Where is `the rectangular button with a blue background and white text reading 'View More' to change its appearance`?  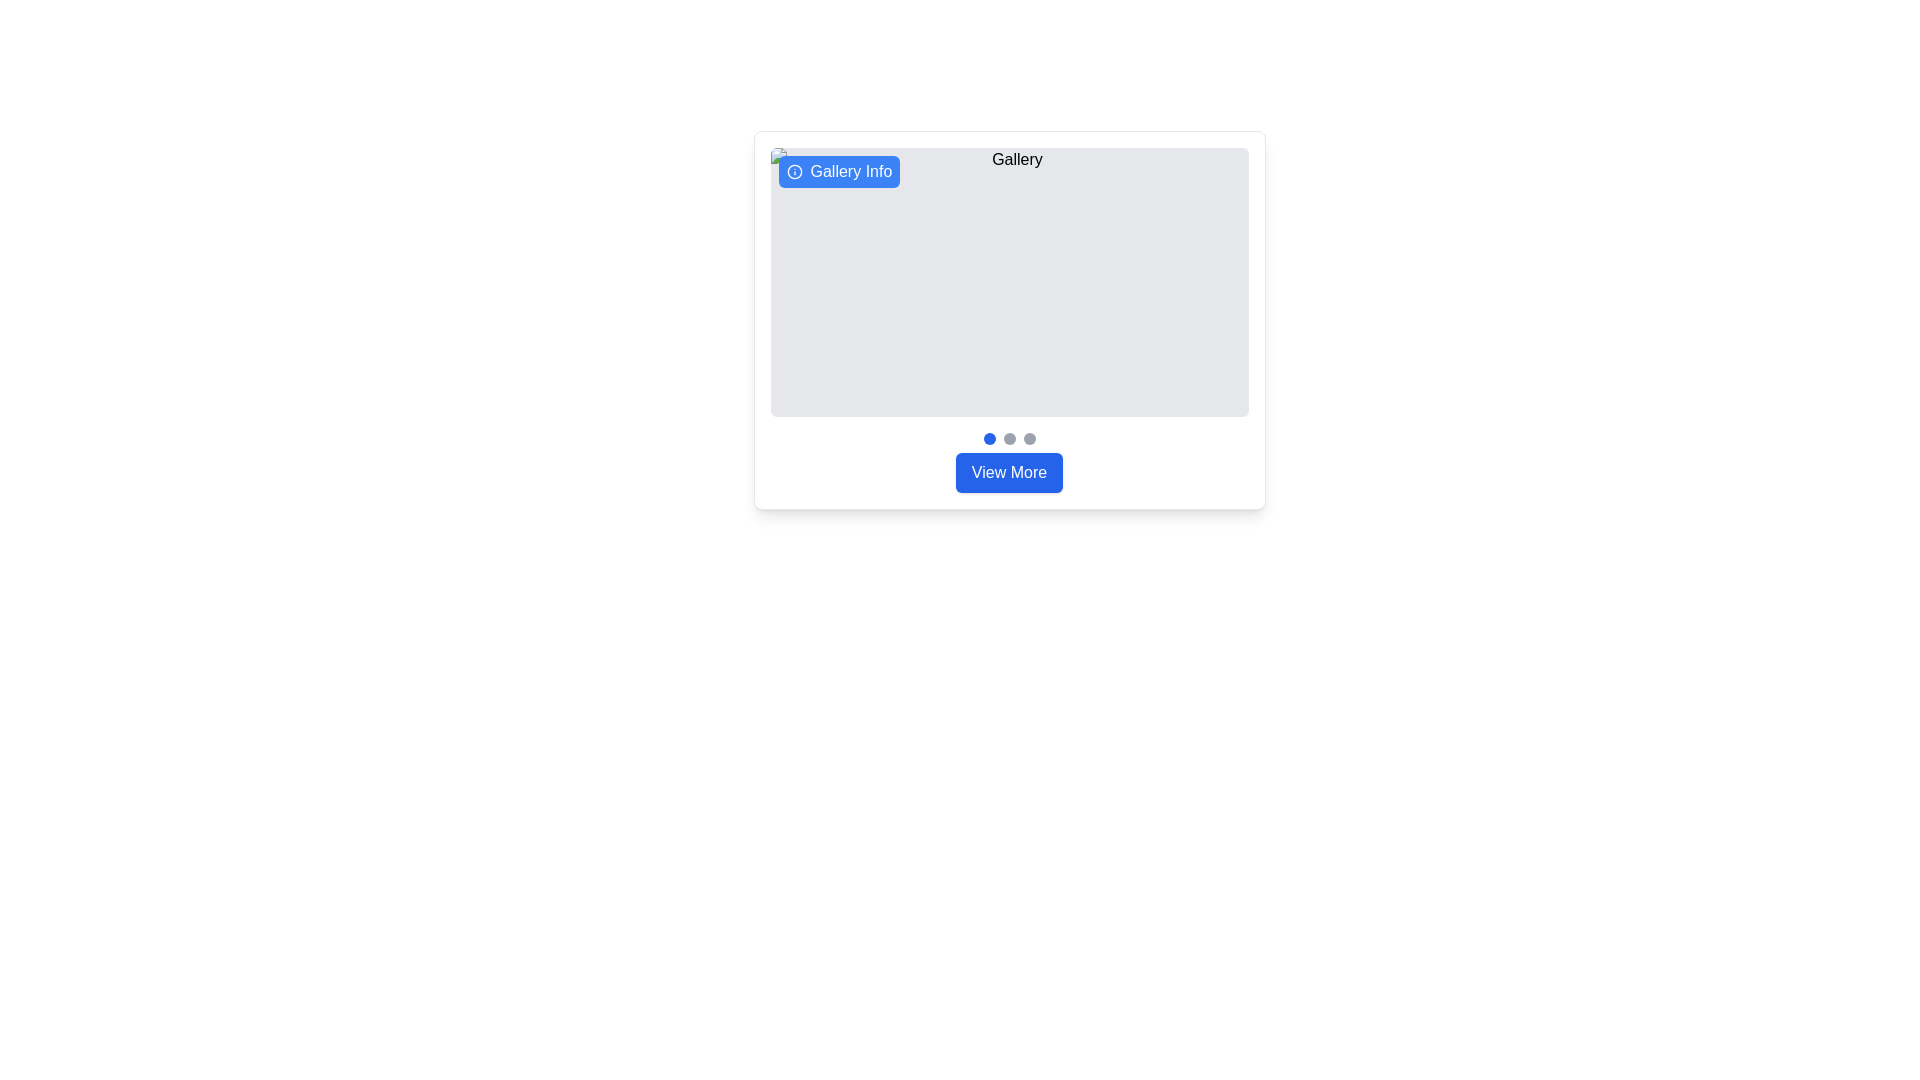
the rectangular button with a blue background and white text reading 'View More' to change its appearance is located at coordinates (1009, 472).